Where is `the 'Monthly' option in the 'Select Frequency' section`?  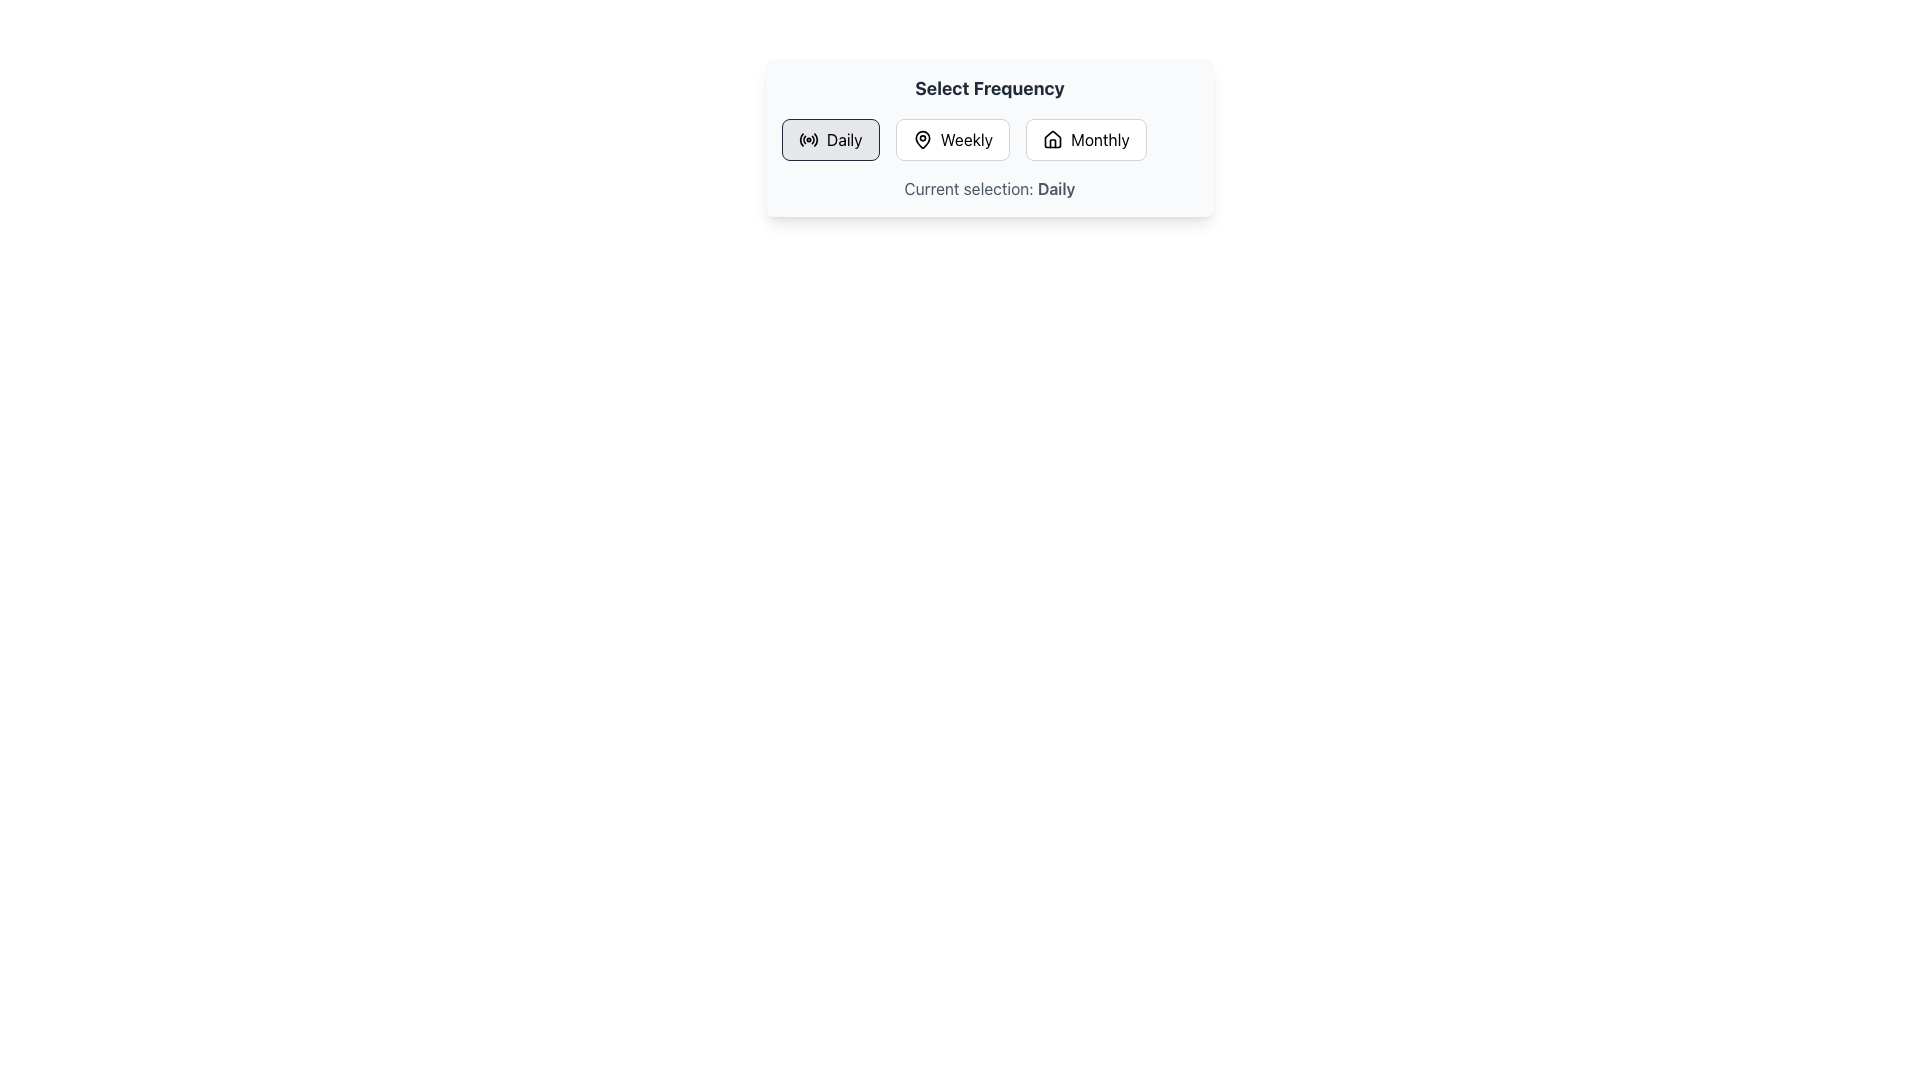
the 'Monthly' option in the 'Select Frequency' section is located at coordinates (1099, 138).